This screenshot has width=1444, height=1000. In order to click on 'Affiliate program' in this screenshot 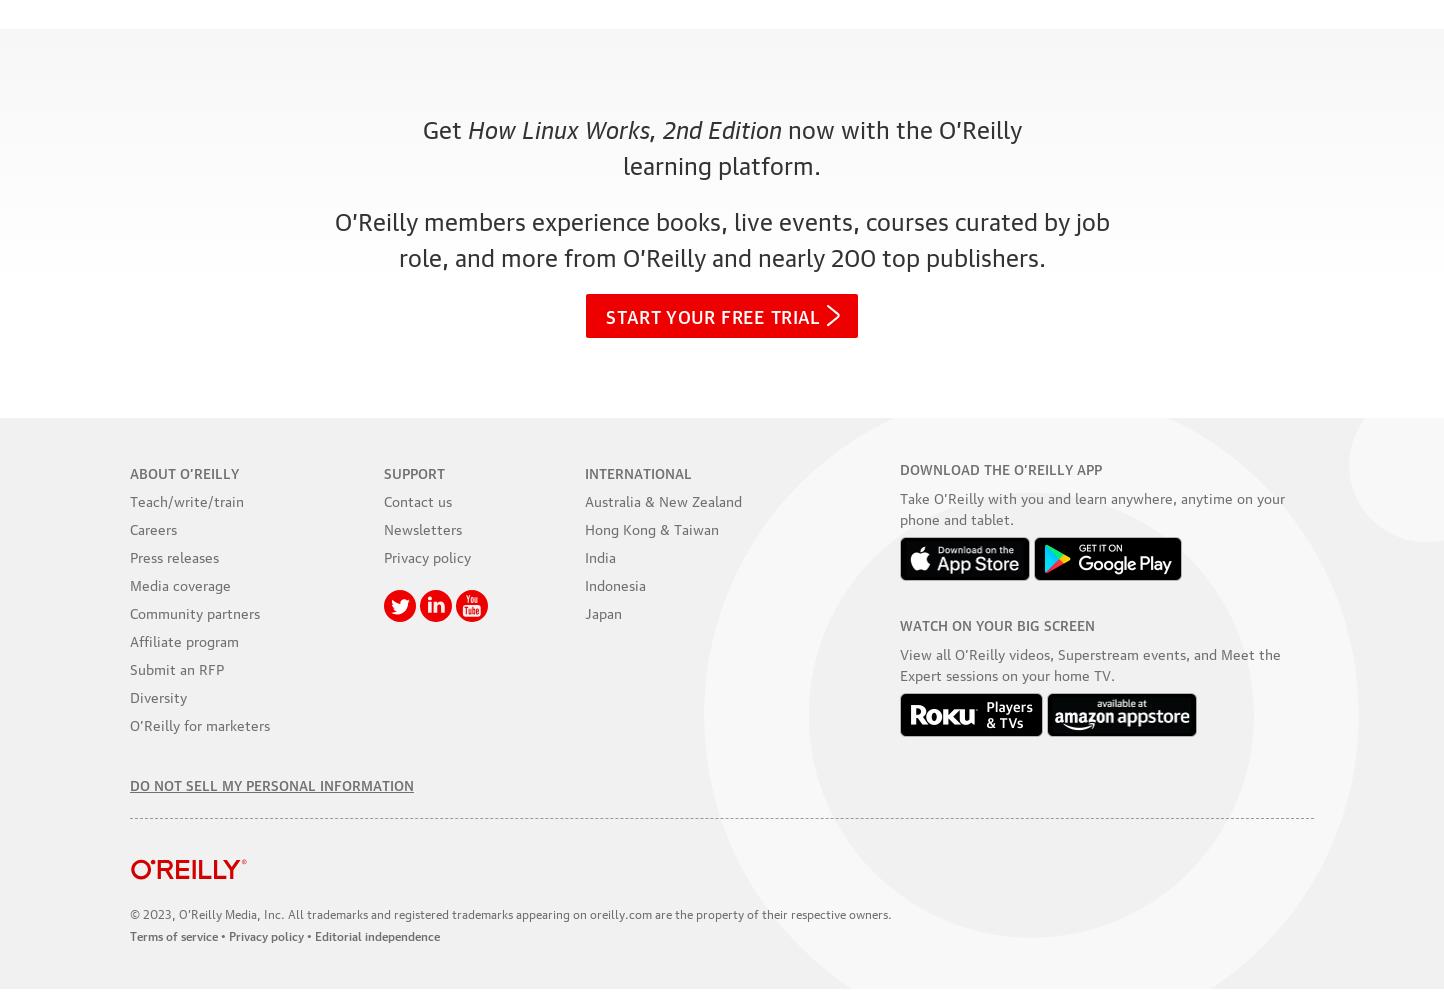, I will do `click(183, 639)`.